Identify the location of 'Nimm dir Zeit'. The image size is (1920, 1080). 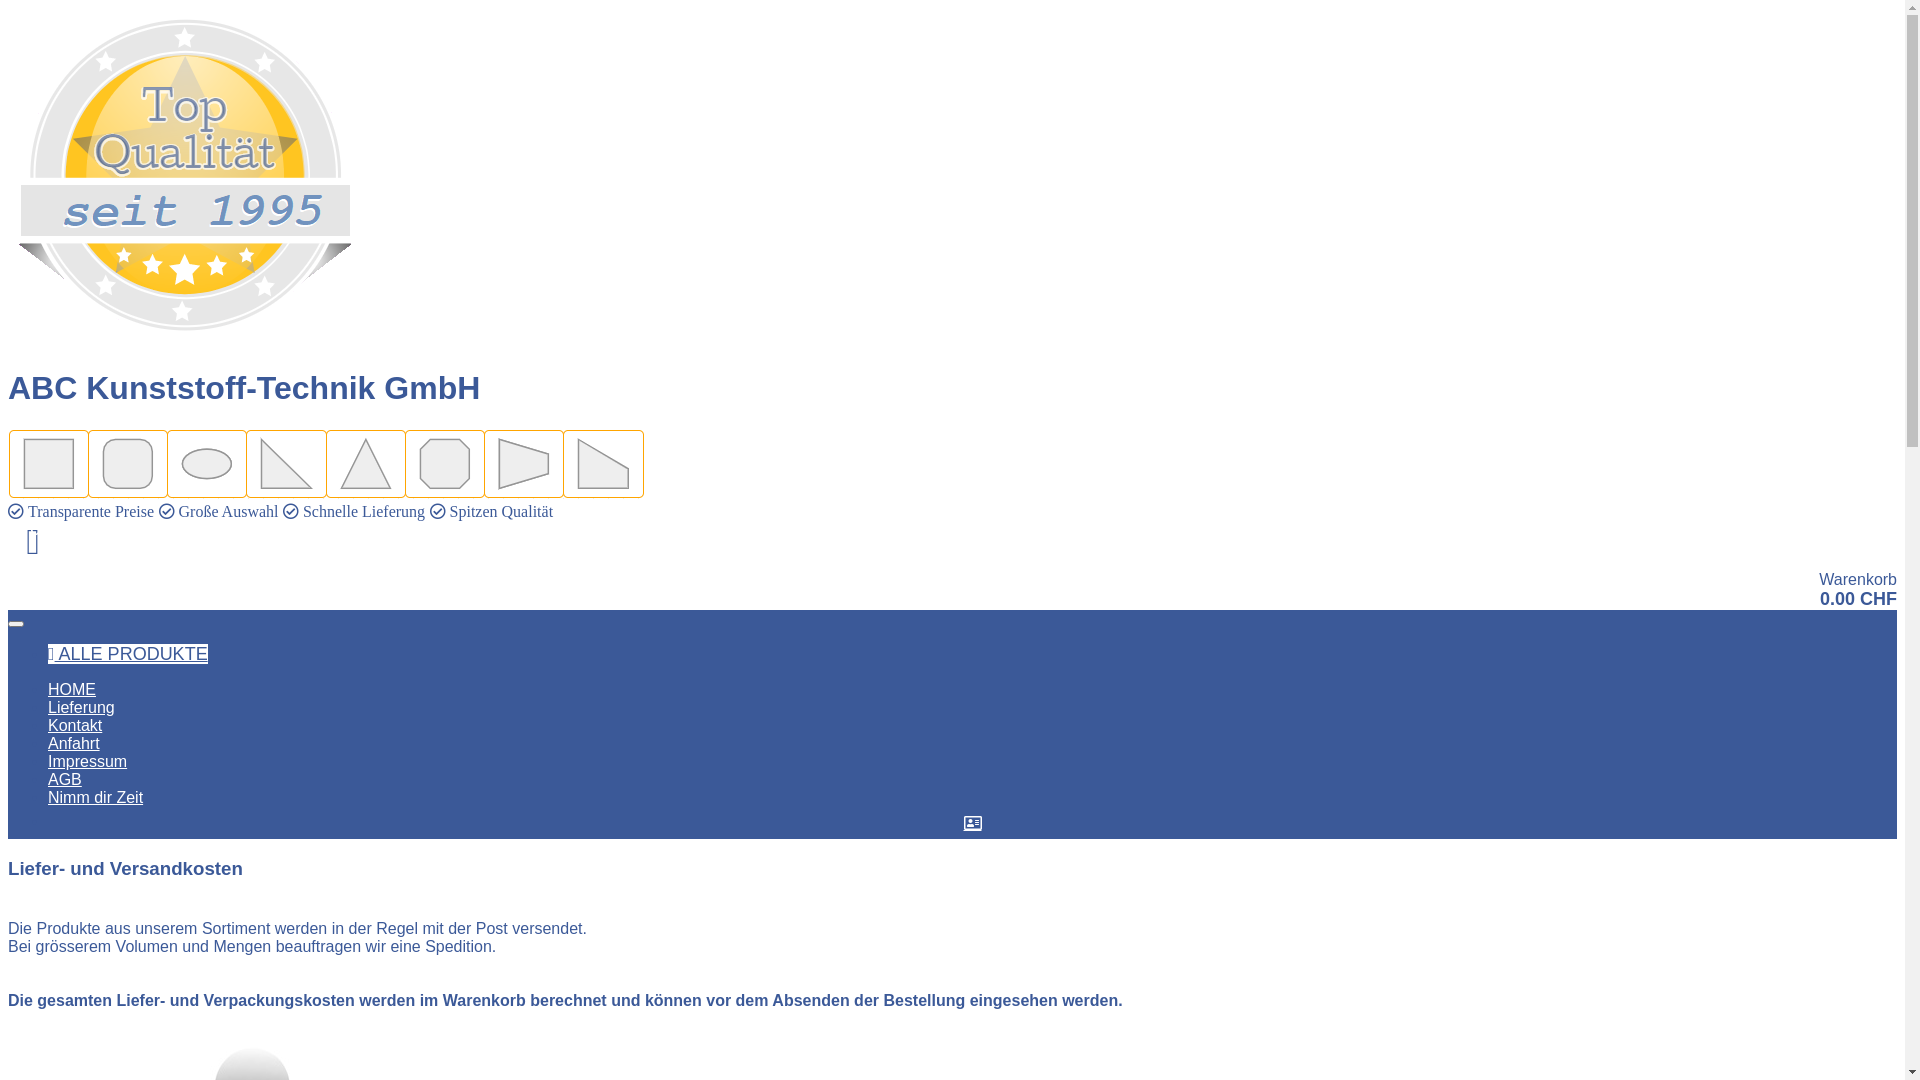
(94, 796).